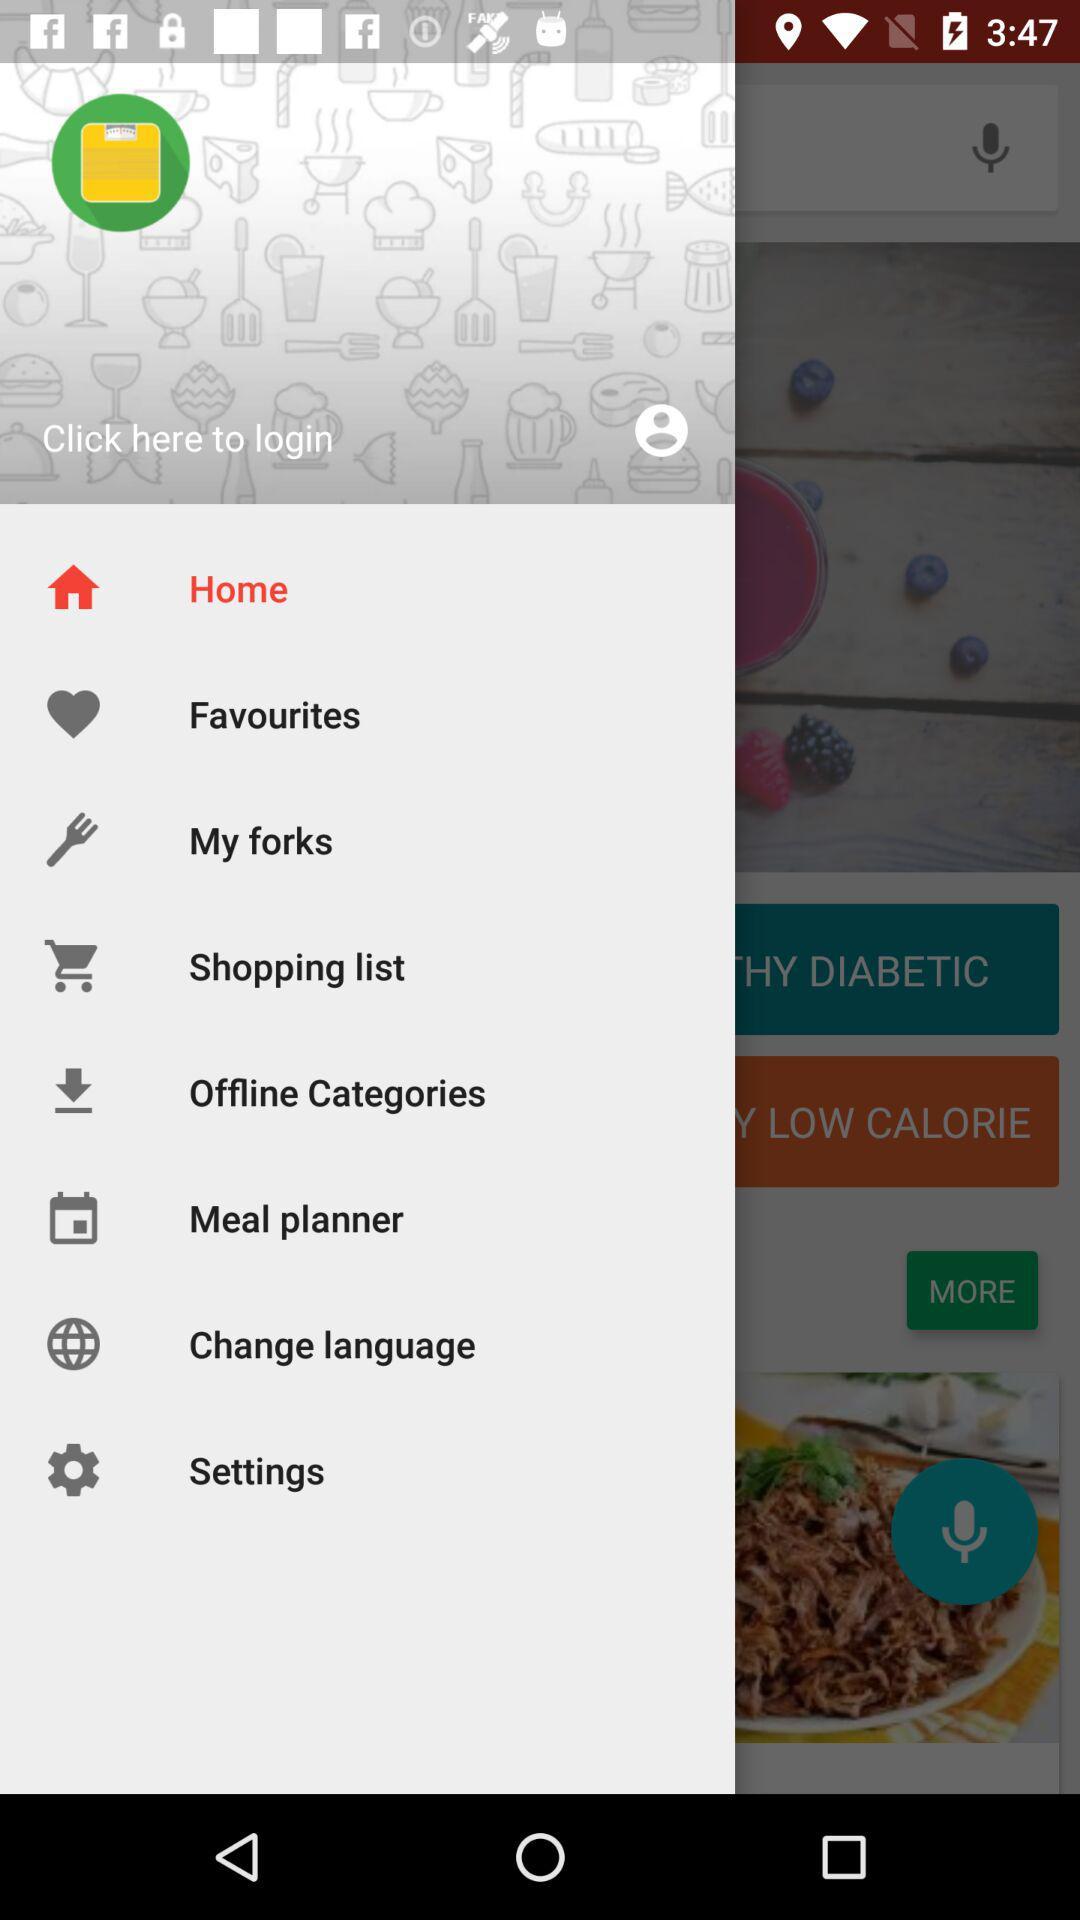 Image resolution: width=1080 pixels, height=1920 pixels. What do you see at coordinates (186, 1557) in the screenshot?
I see `the settings button` at bounding box center [186, 1557].